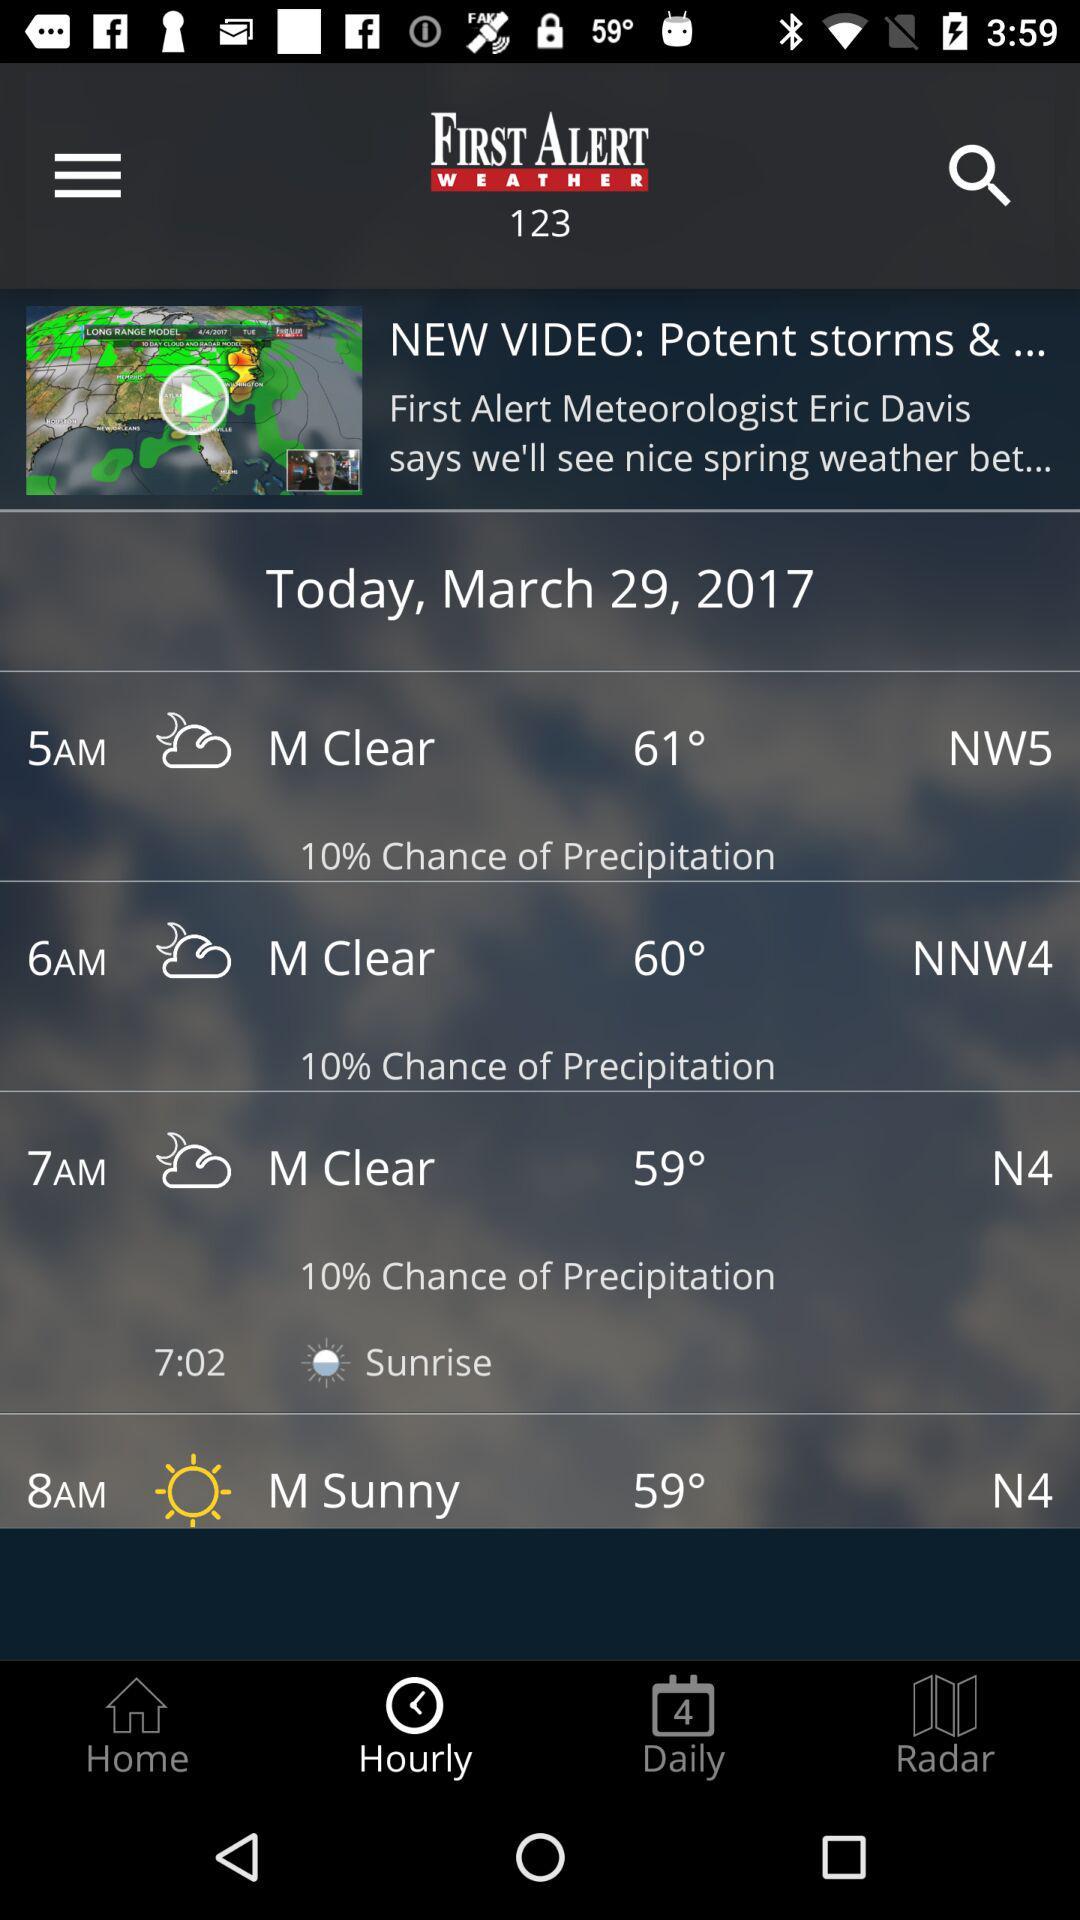 This screenshot has width=1080, height=1920. Describe the element at coordinates (682, 1726) in the screenshot. I see `the item to the left of radar radio button` at that location.